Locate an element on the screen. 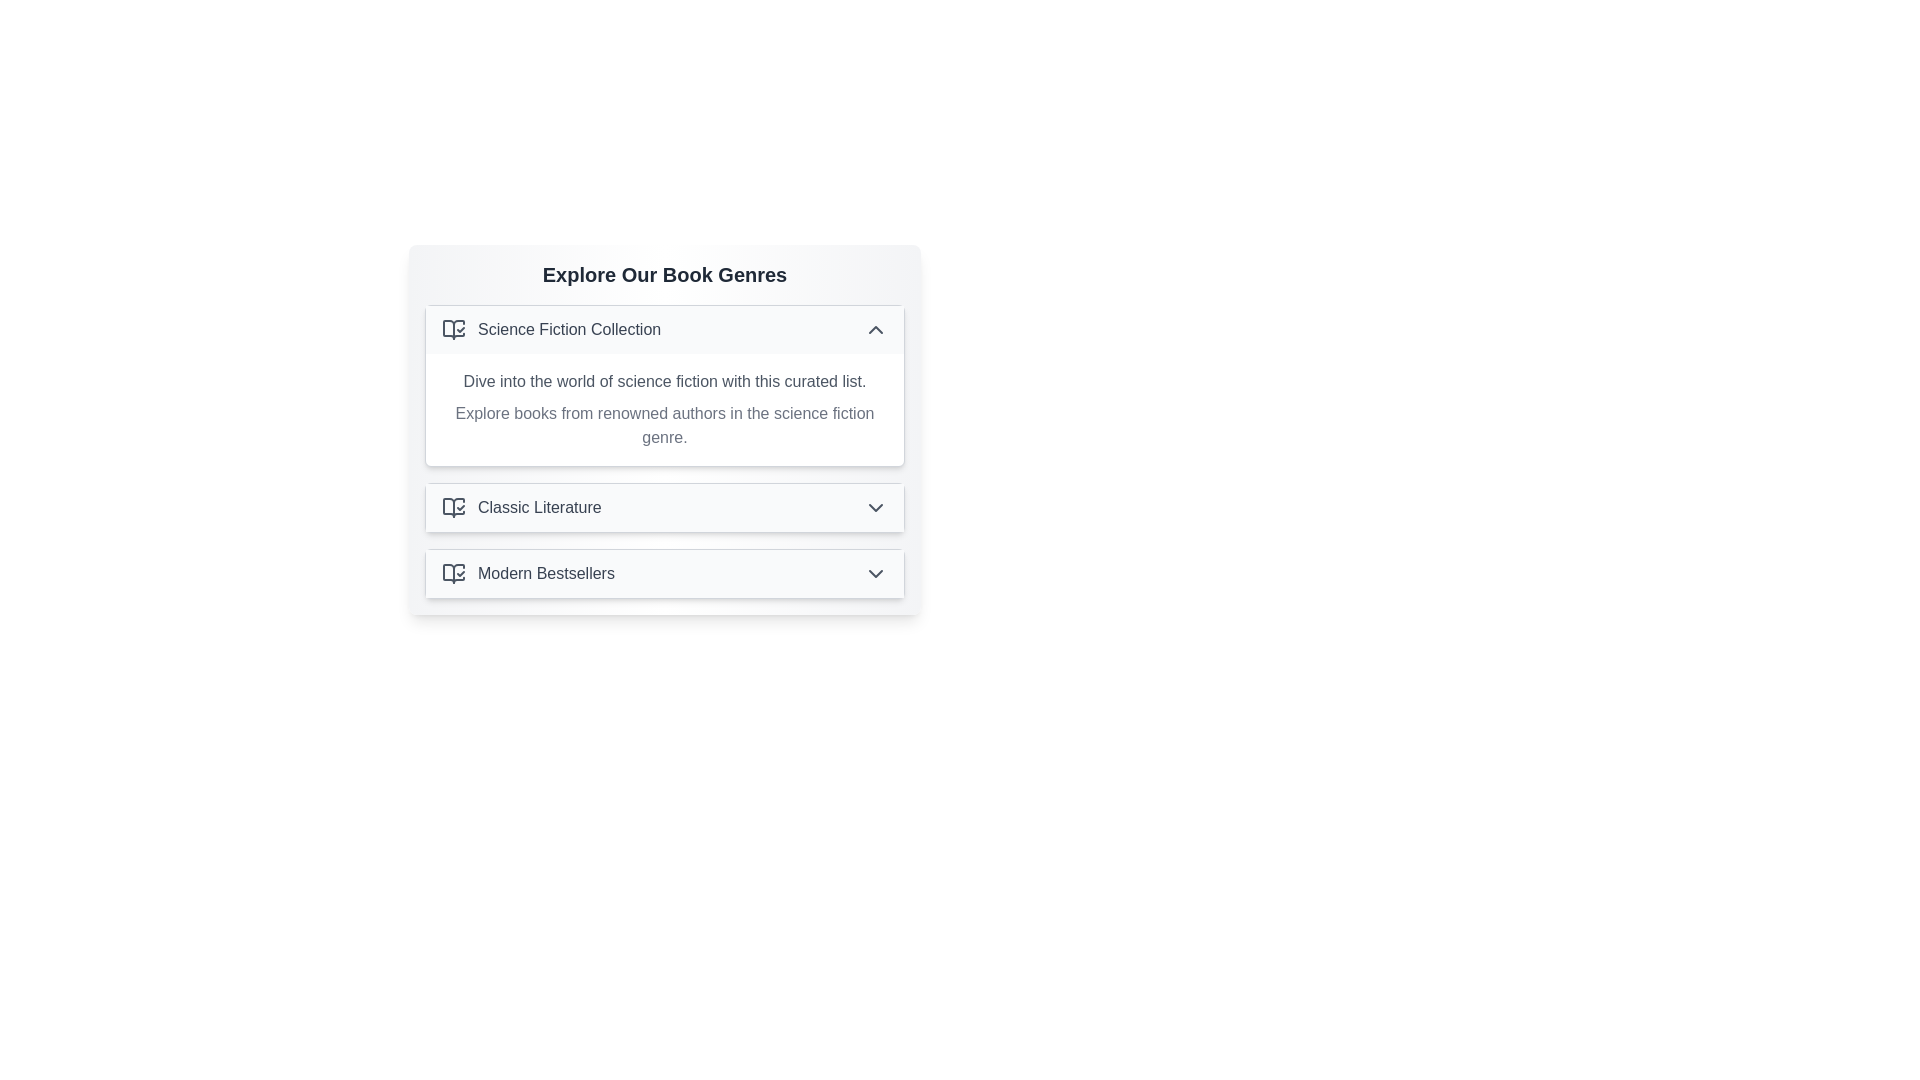 The image size is (1920, 1080). the user view on the 'Classic Literature' text label is located at coordinates (539, 507).